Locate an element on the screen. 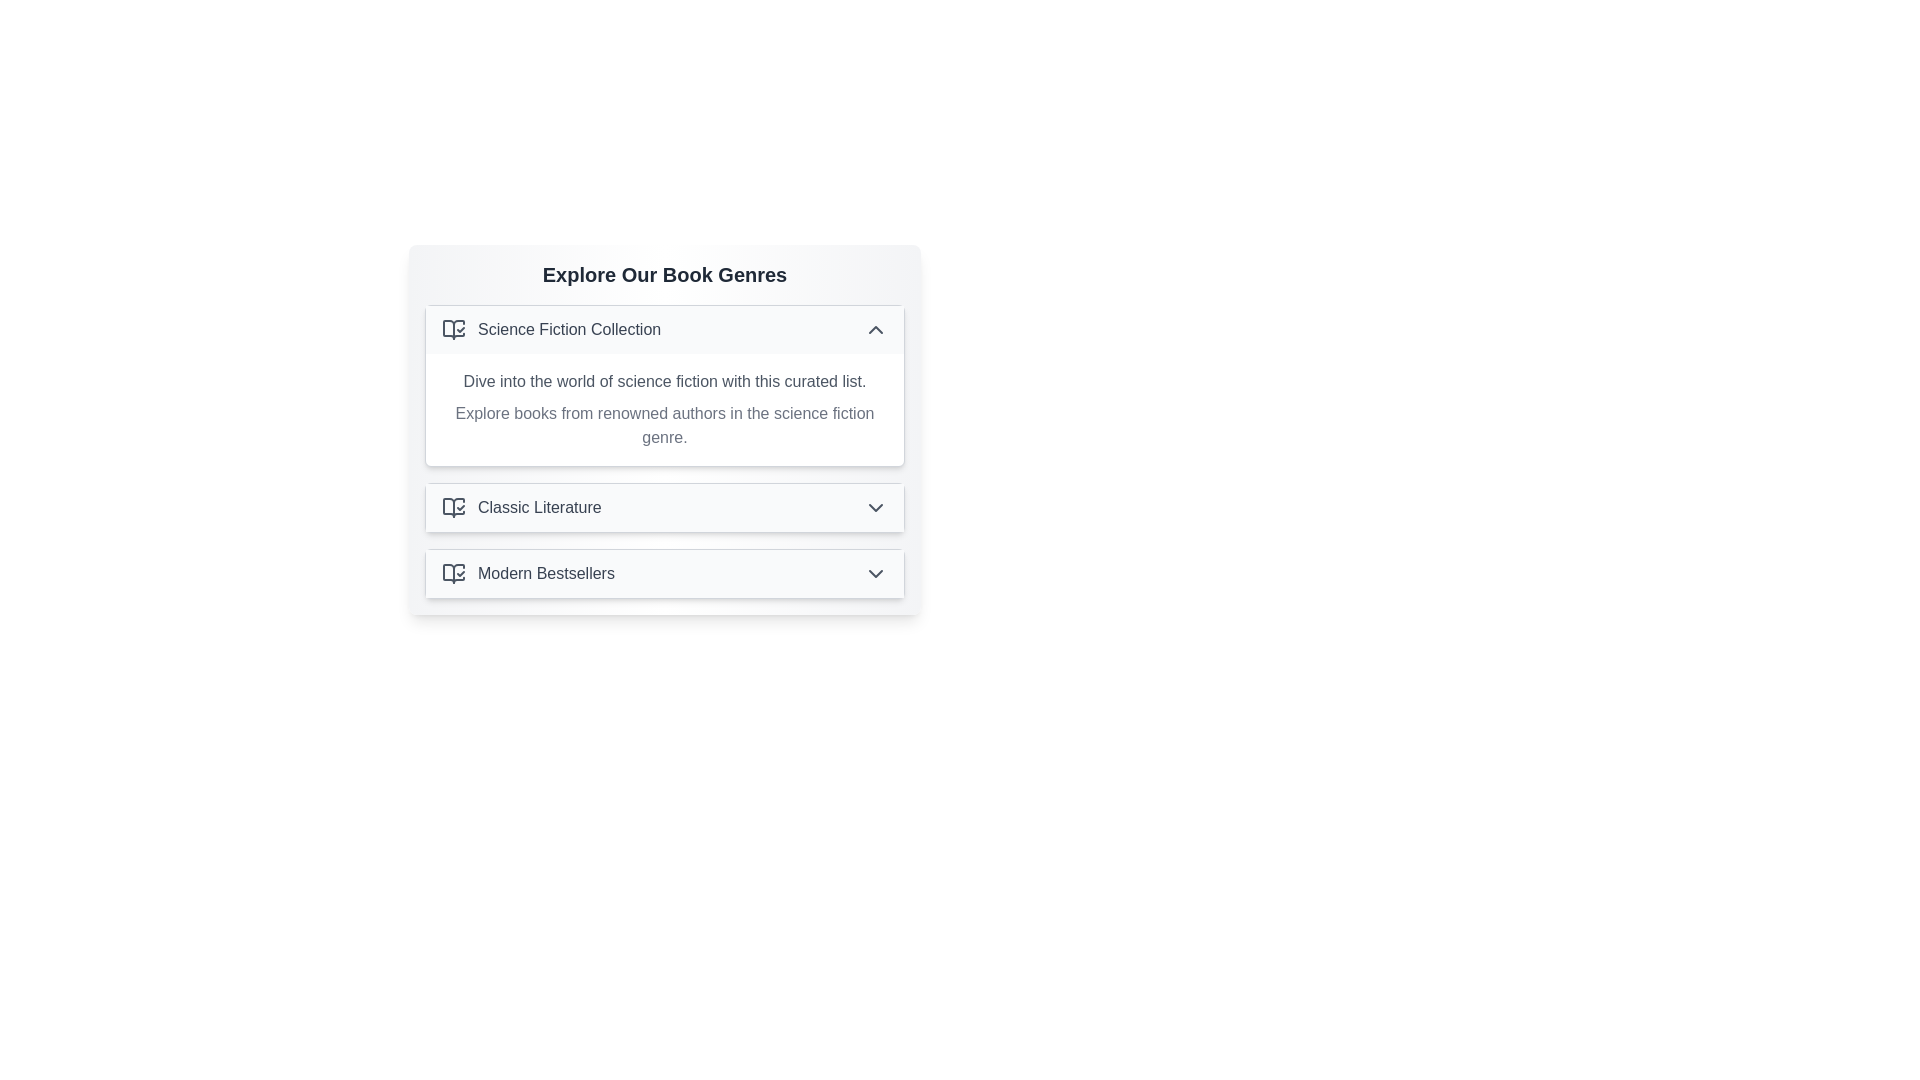 The image size is (1920, 1080). the user view on the 'Classic Literature' text label is located at coordinates (539, 507).